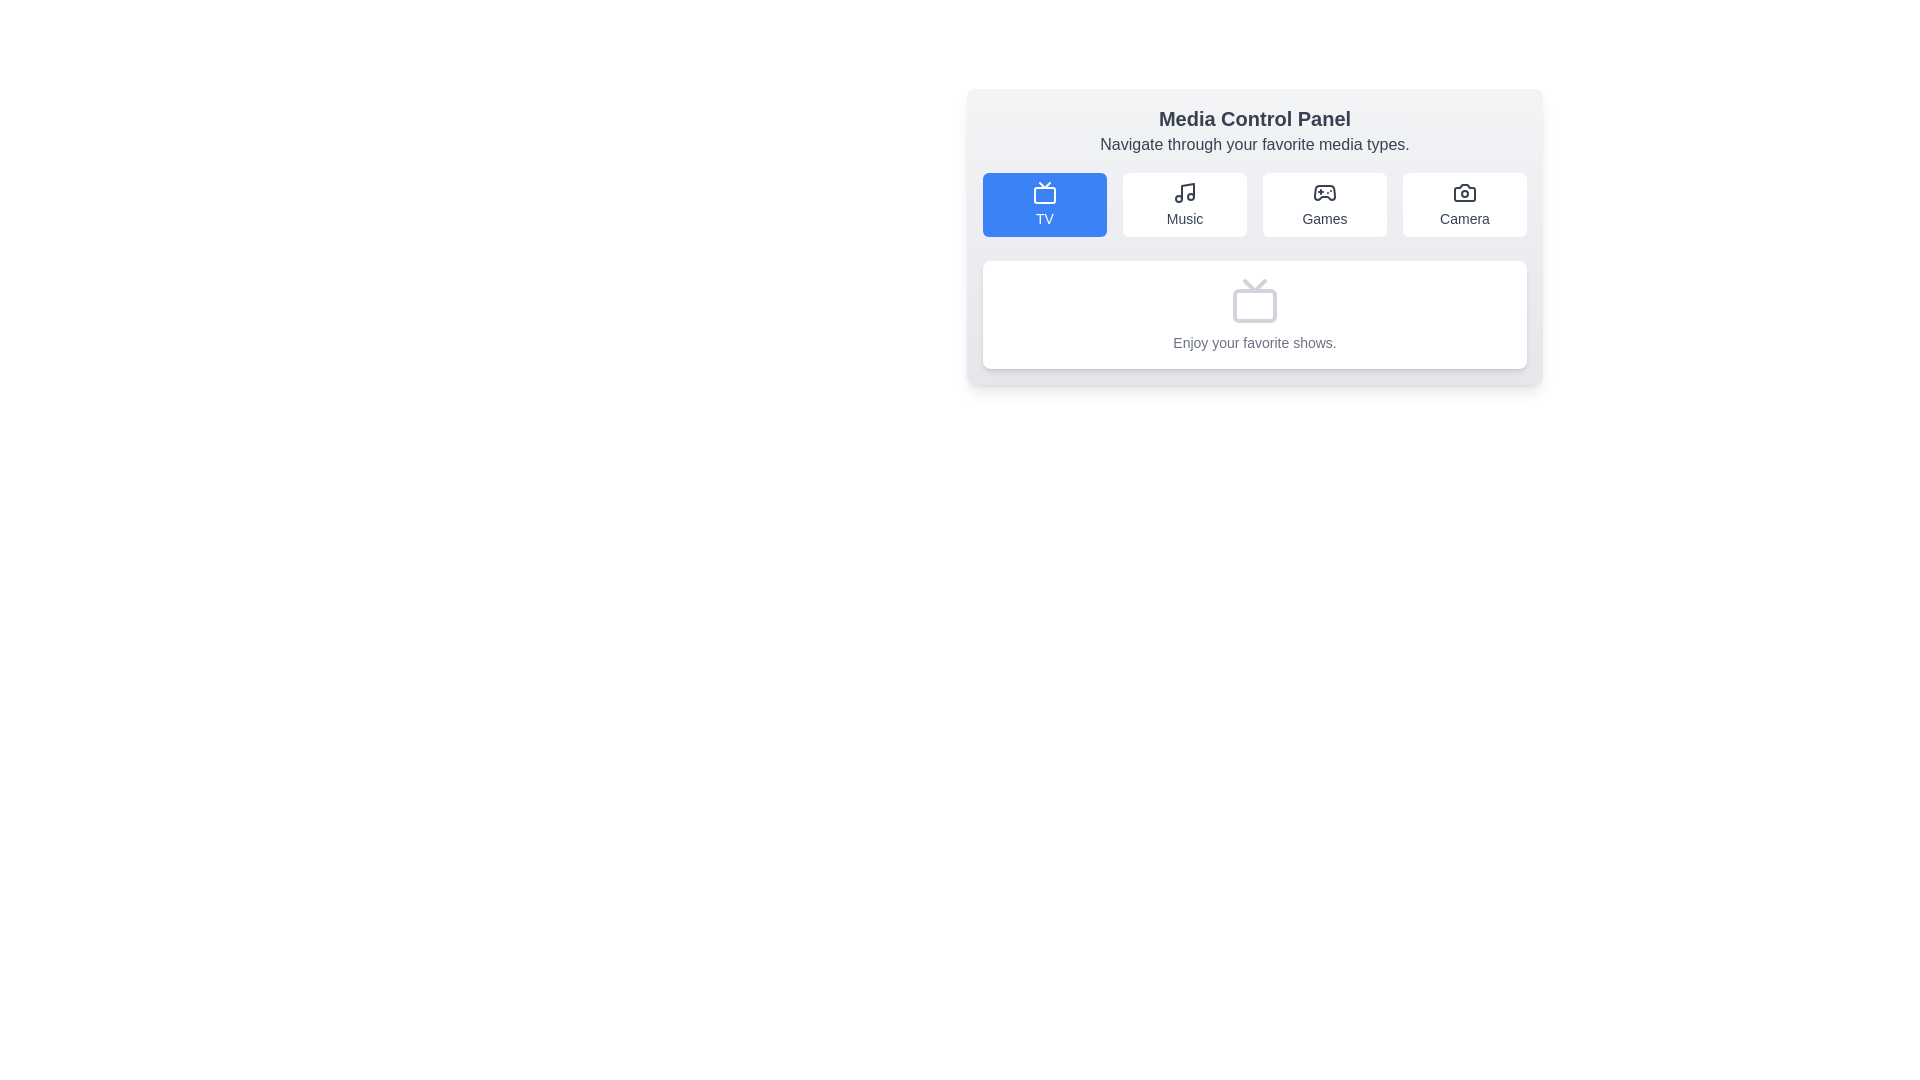  Describe the element at coordinates (1464, 192) in the screenshot. I see `the camera SVG icon located in the media control panel, which is the last button in a row of four buttons, visually representing the camera functionality` at that location.